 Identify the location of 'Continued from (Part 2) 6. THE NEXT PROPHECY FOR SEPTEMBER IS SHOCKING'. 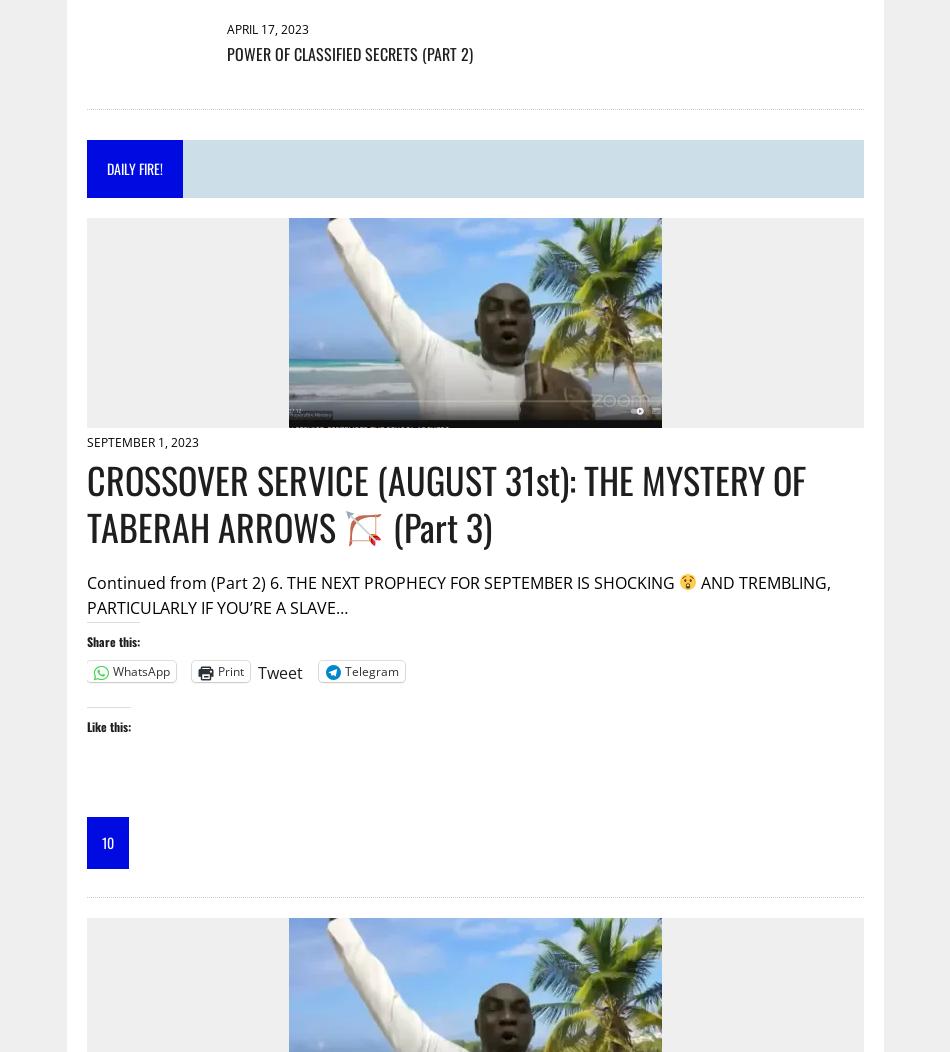
(380, 580).